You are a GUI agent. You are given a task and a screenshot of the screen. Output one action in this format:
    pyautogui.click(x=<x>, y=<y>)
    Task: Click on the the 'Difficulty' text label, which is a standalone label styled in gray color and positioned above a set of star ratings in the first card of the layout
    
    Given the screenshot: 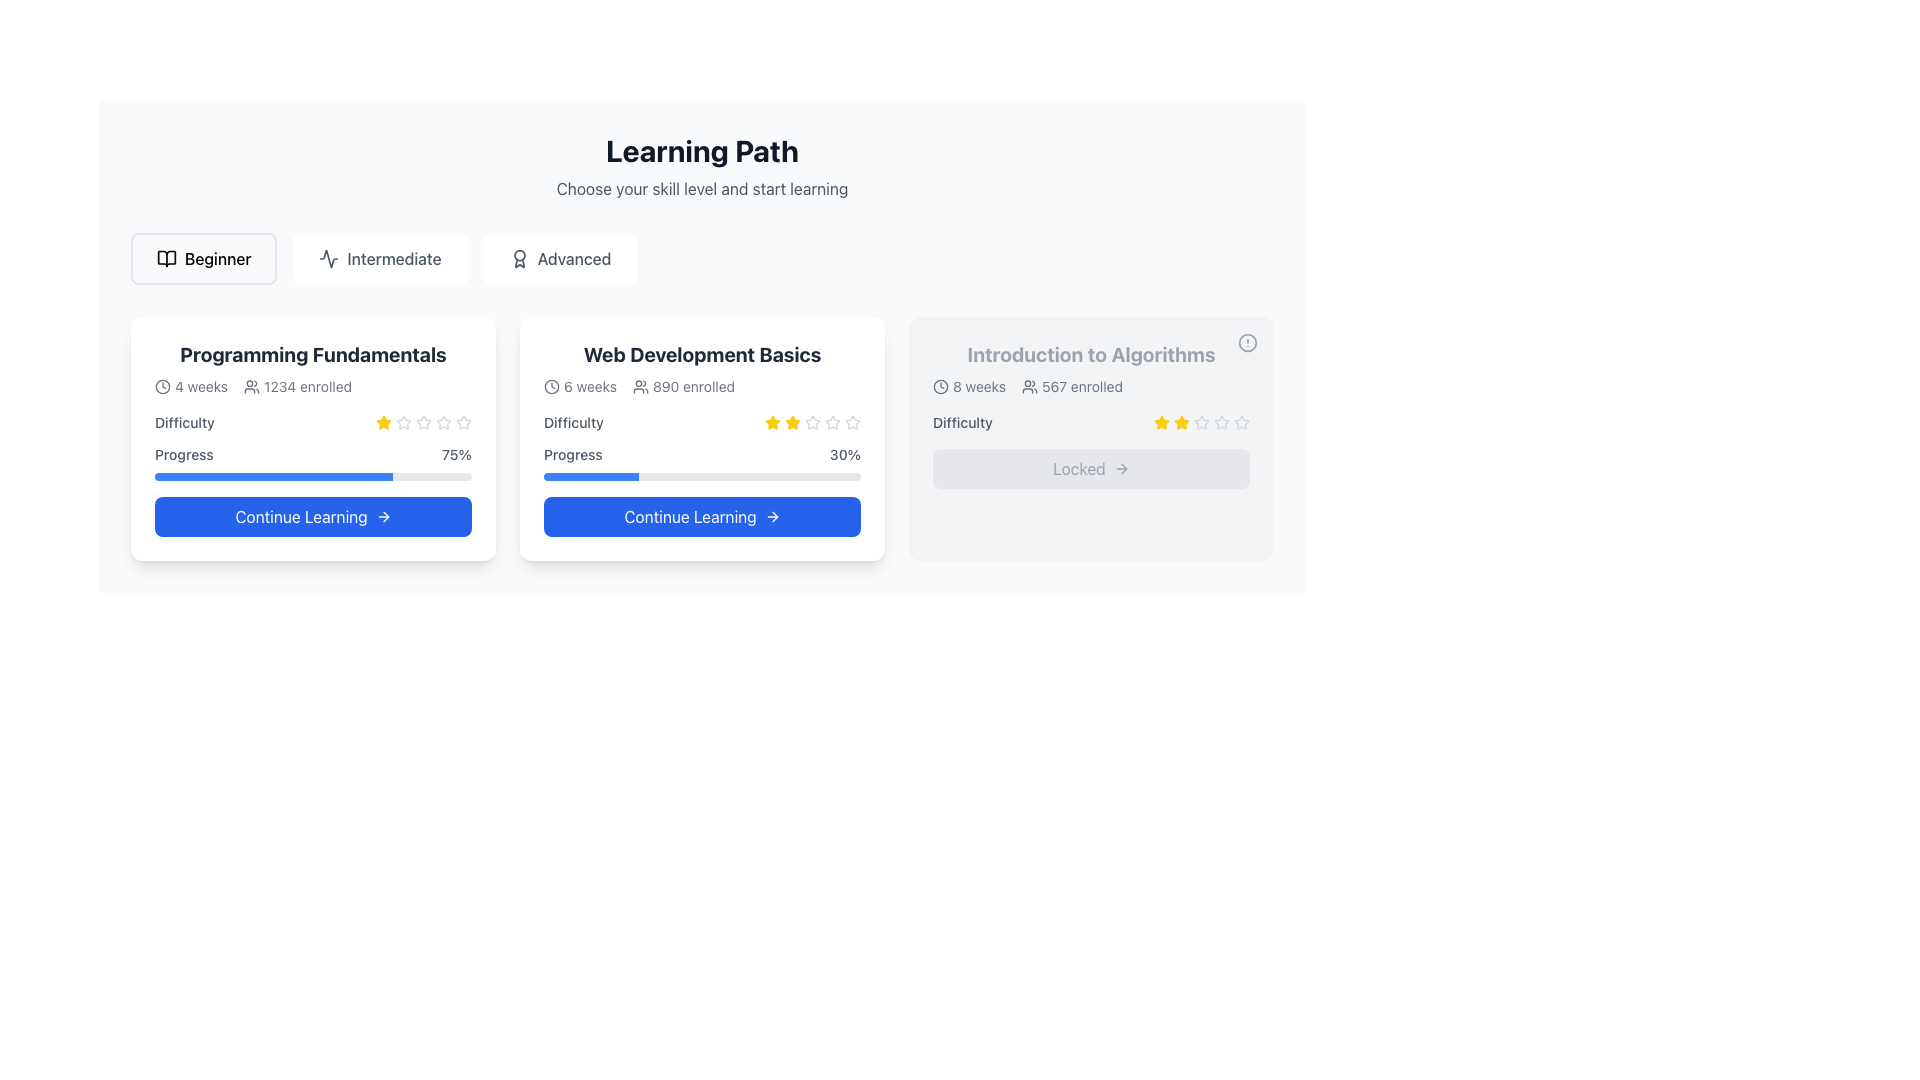 What is the action you would take?
    pyautogui.click(x=184, y=422)
    